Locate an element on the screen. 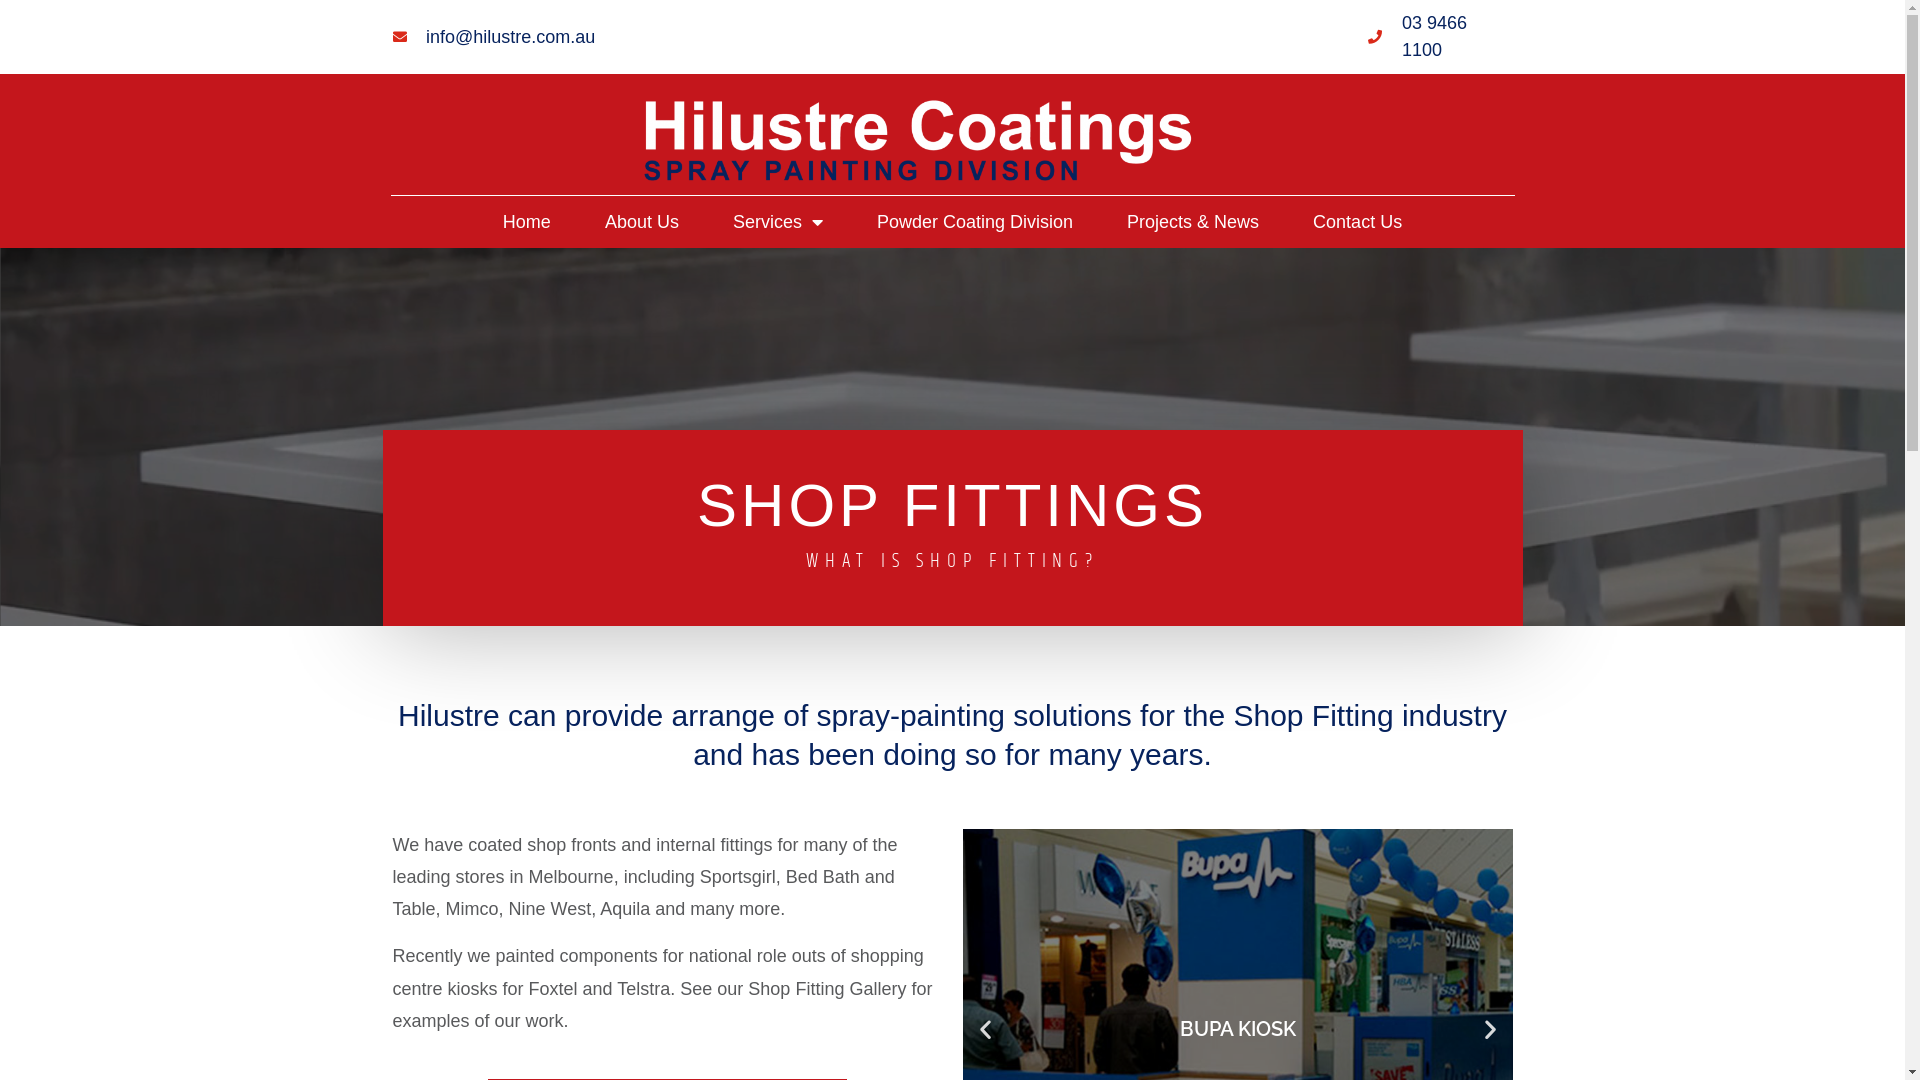  'info@hilustre.com.au' is located at coordinates (493, 37).